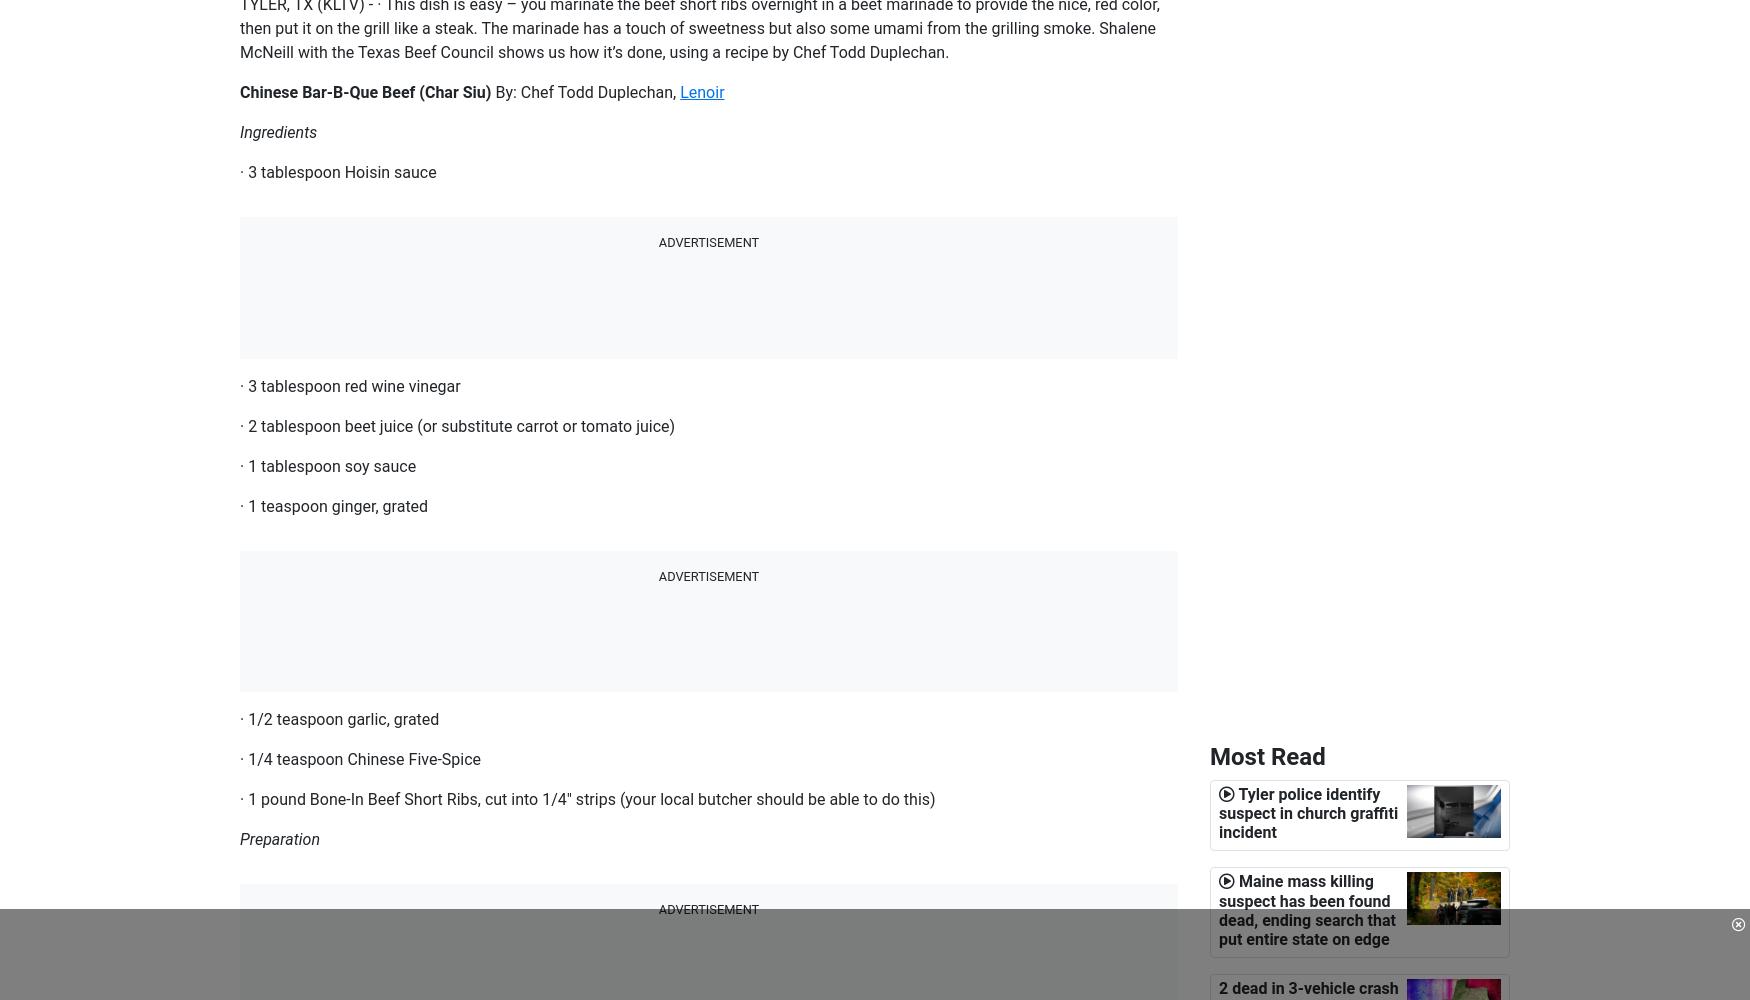 Image resolution: width=1750 pixels, height=1000 pixels. I want to click on 'Tyler police identify suspect in church graffiti incident', so click(1307, 812).